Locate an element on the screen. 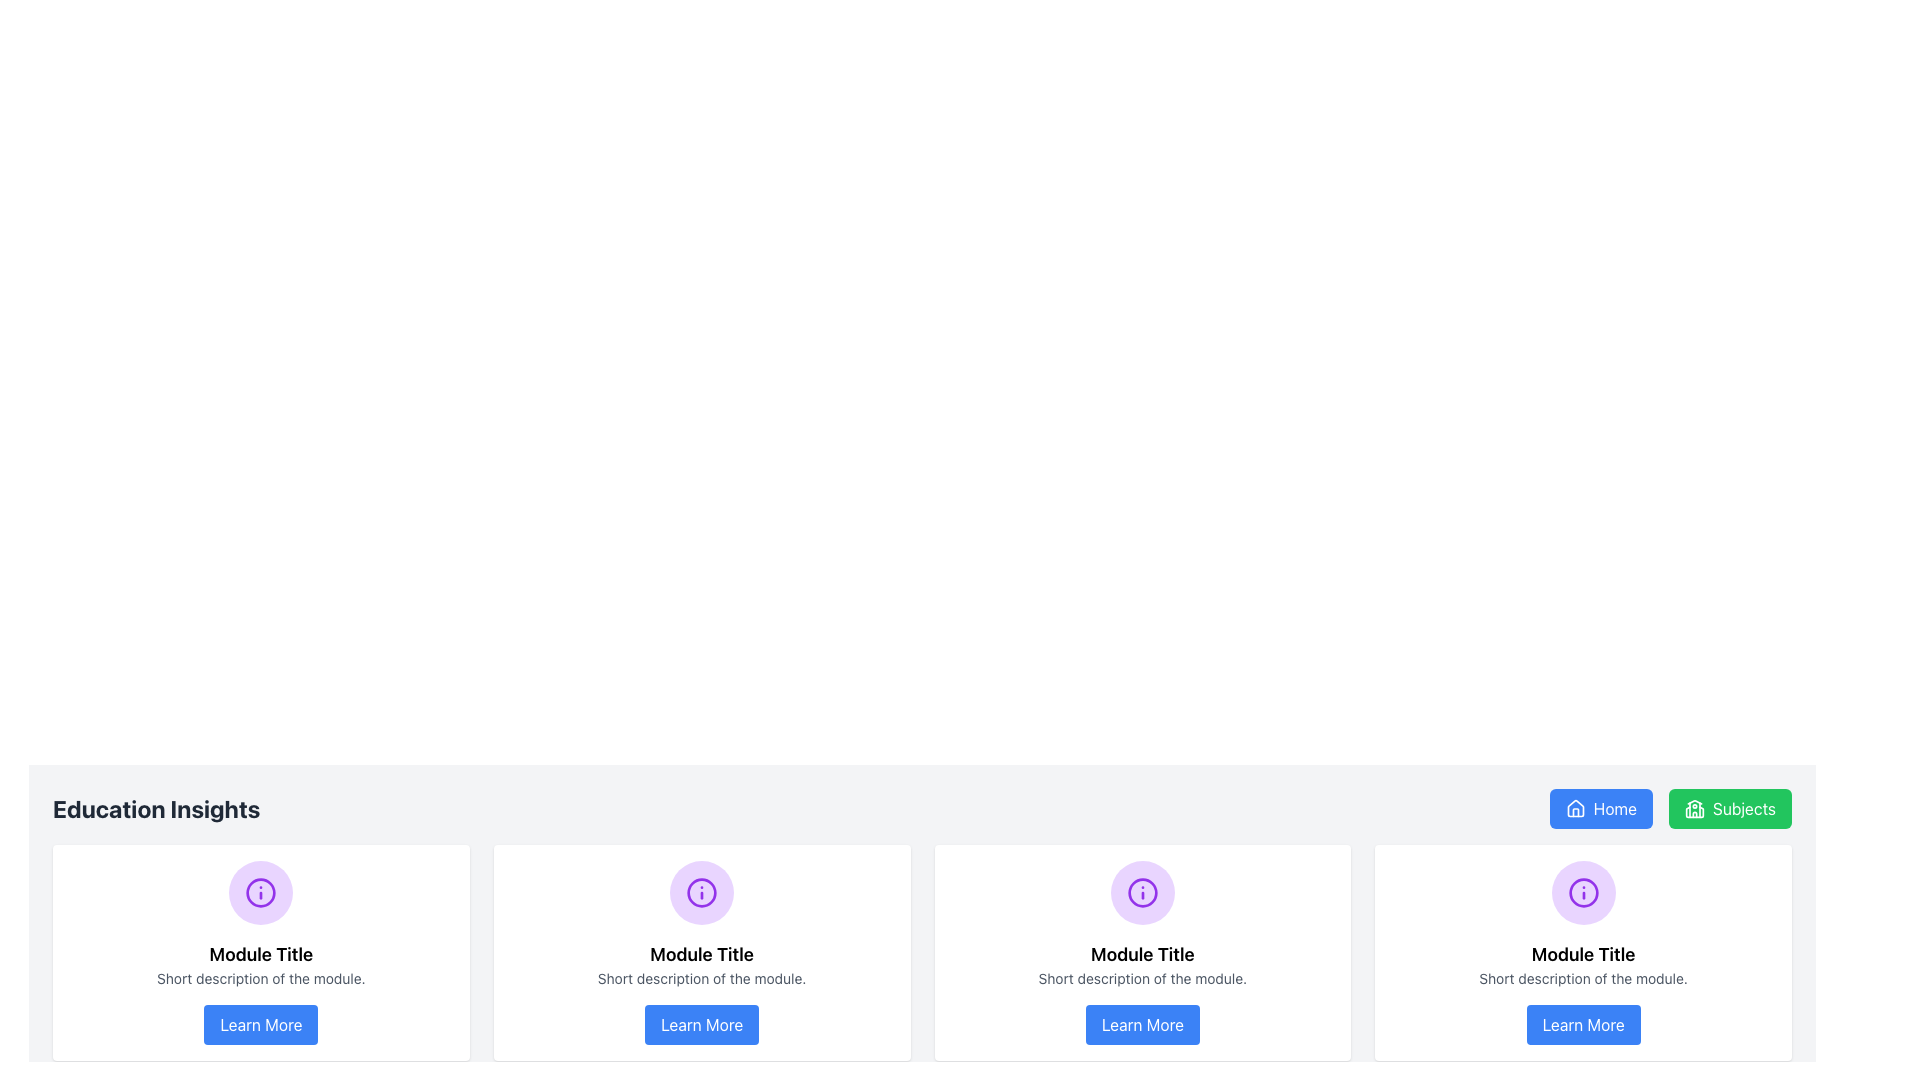 This screenshot has height=1080, width=1920. the icon located at the center of the first card in the horizontally aligned list, which is contained within the top circular purple element above the 'Module Title' text is located at coordinates (260, 892).